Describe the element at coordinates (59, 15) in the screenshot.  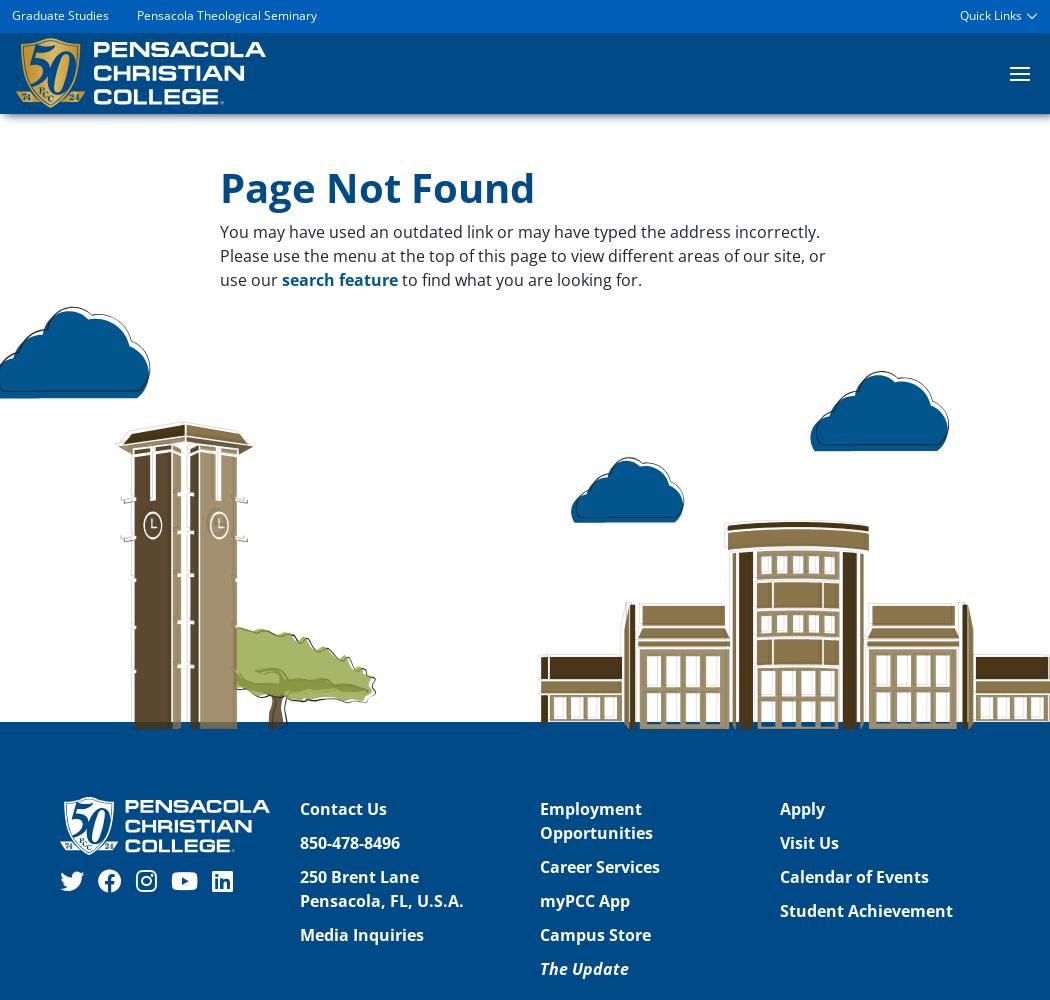
I see `'Graduate Studies'` at that location.